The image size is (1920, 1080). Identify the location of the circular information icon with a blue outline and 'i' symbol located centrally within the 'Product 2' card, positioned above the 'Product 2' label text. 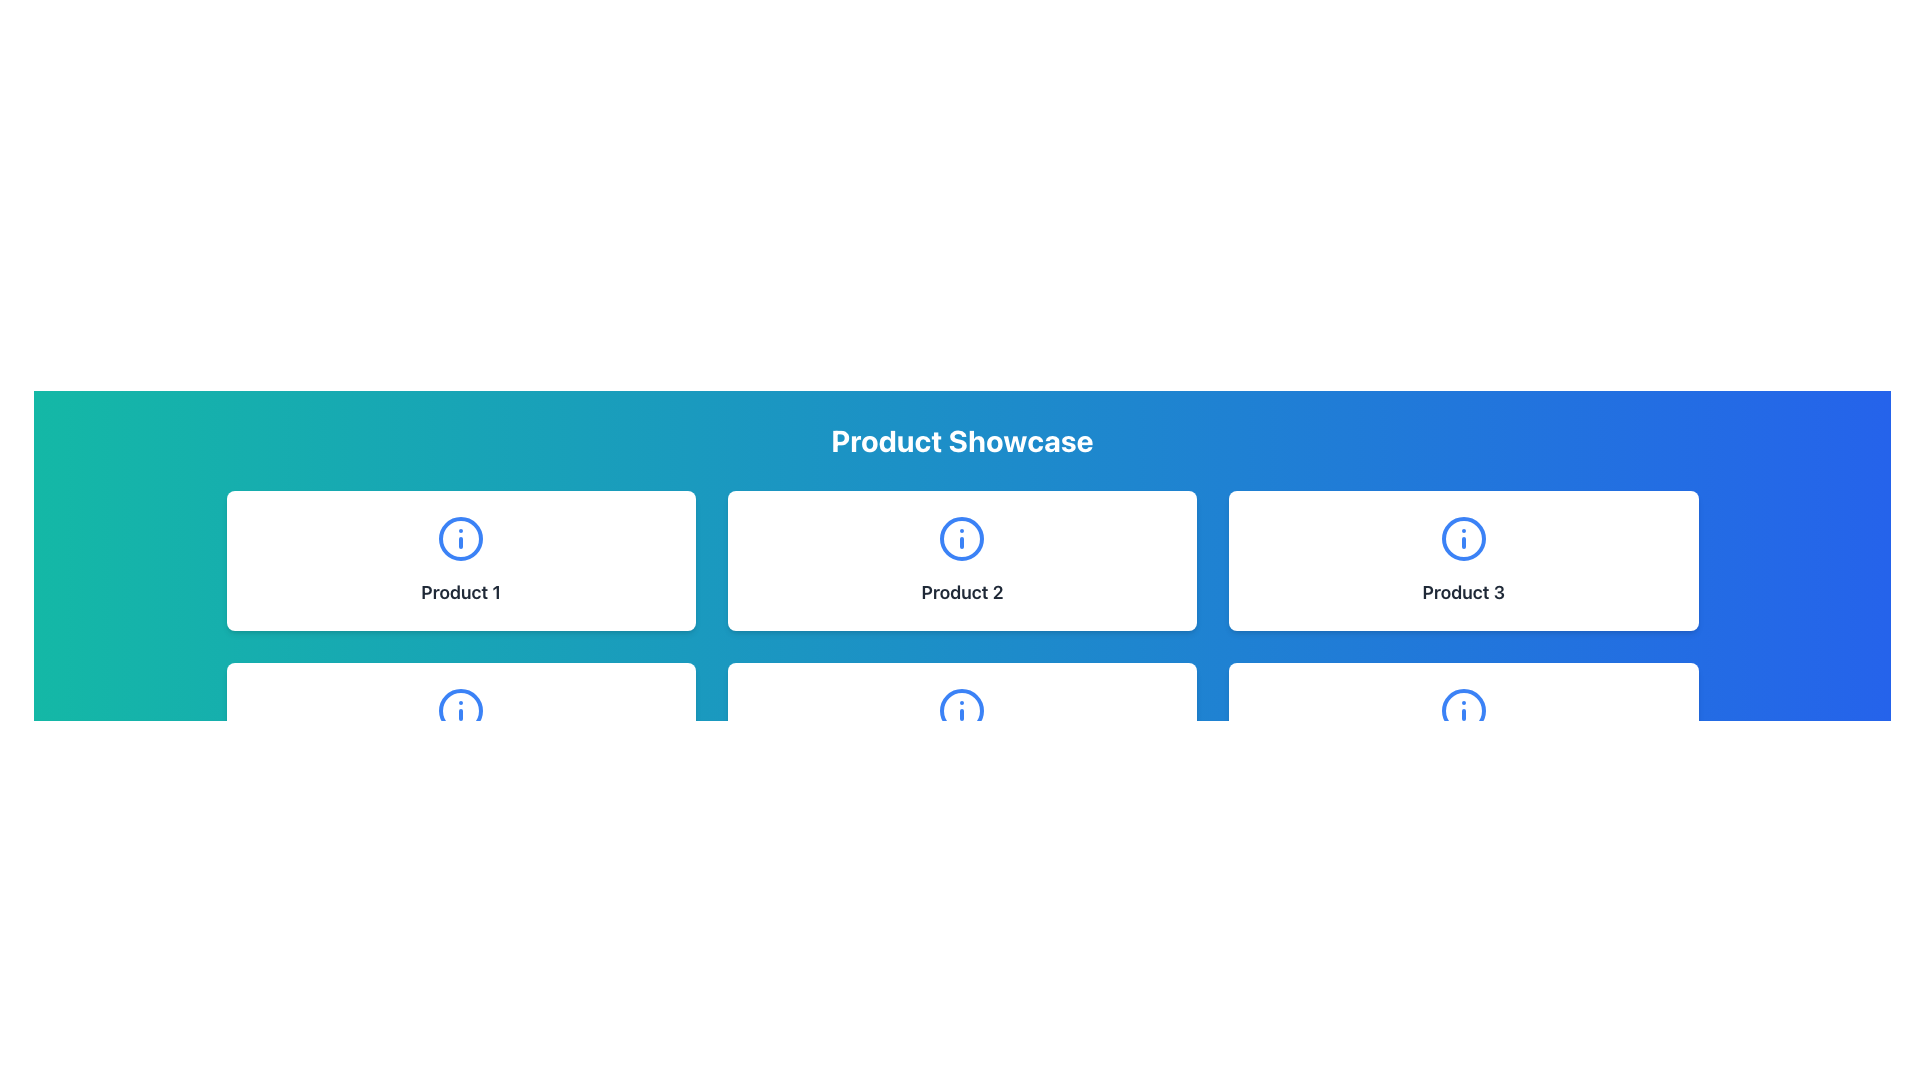
(962, 538).